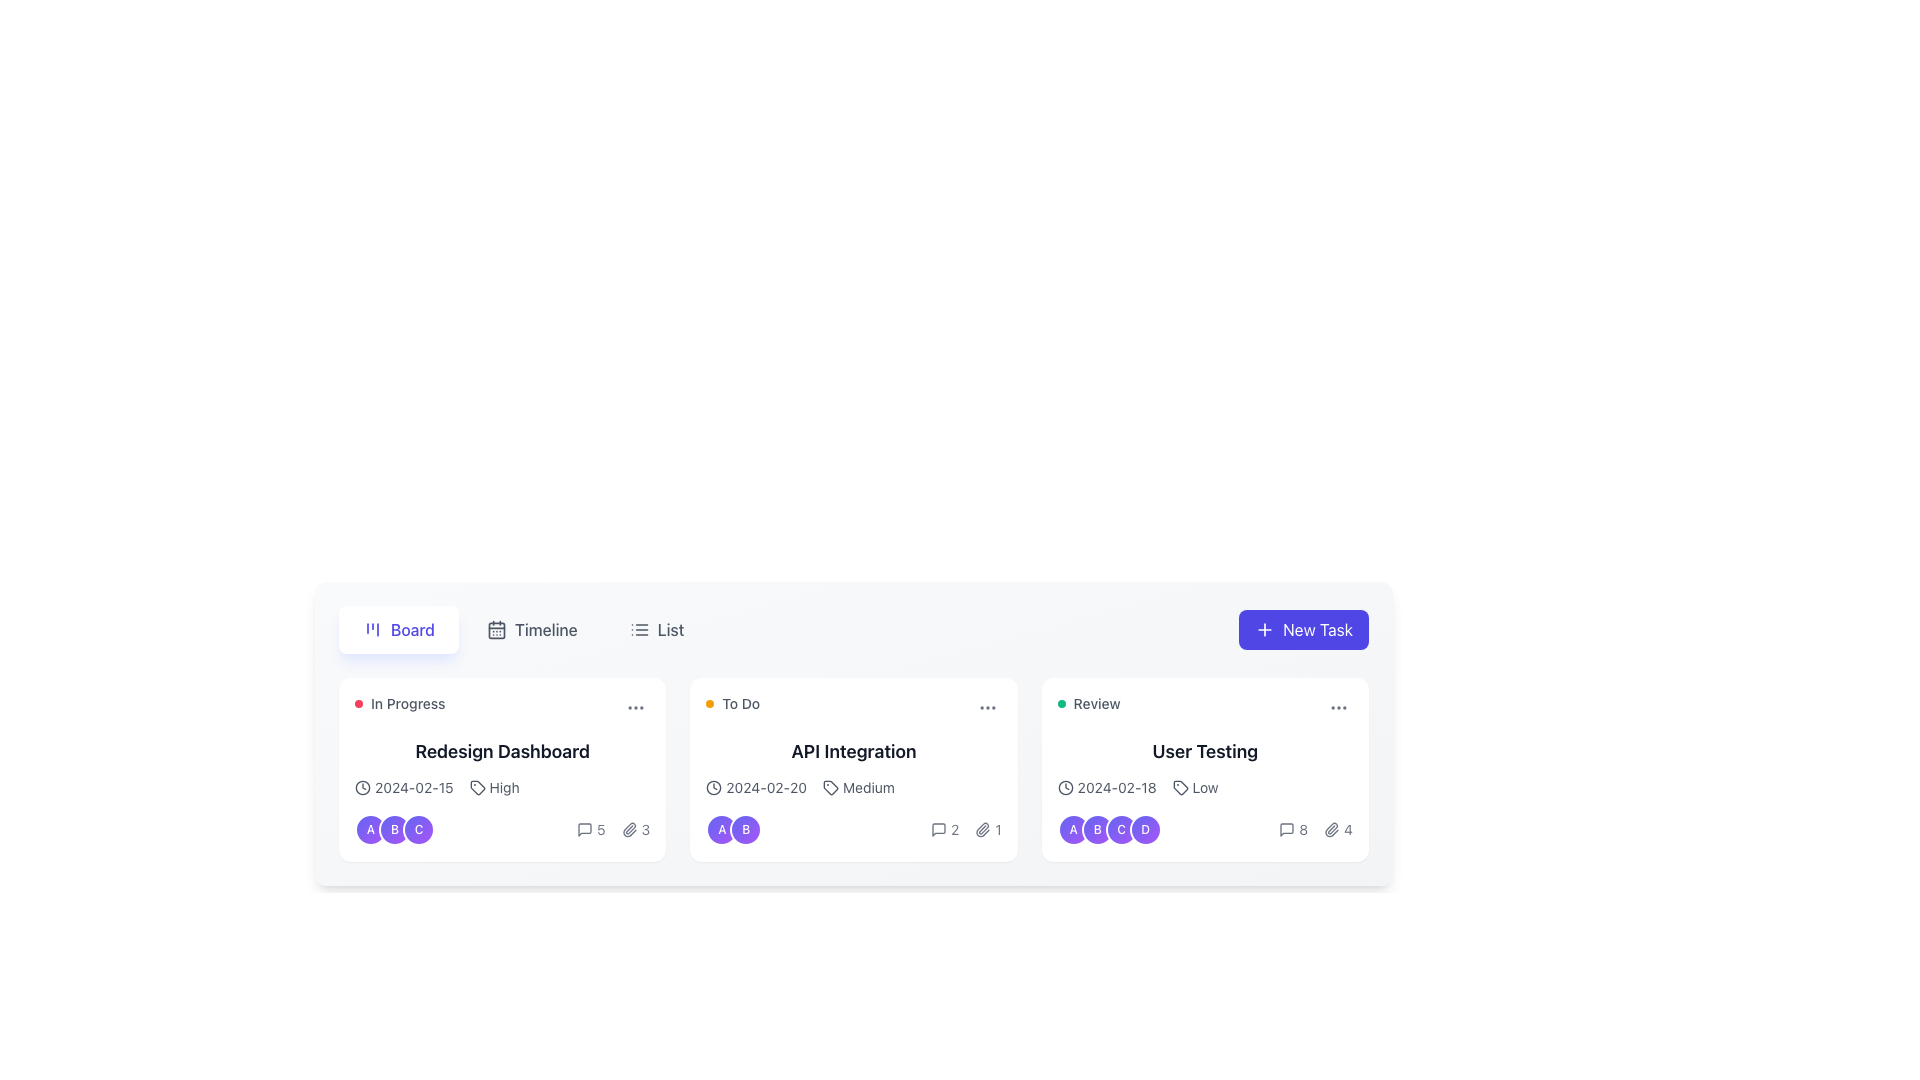 This screenshot has width=1920, height=1080. I want to click on the circular avatar with a gradient fill transitioning from indigo to purple, bordered with white, containing the letter 'A' in uppercase, located near the bottom-left corner of the 'Redesign Dashboard' card, so click(370, 829).